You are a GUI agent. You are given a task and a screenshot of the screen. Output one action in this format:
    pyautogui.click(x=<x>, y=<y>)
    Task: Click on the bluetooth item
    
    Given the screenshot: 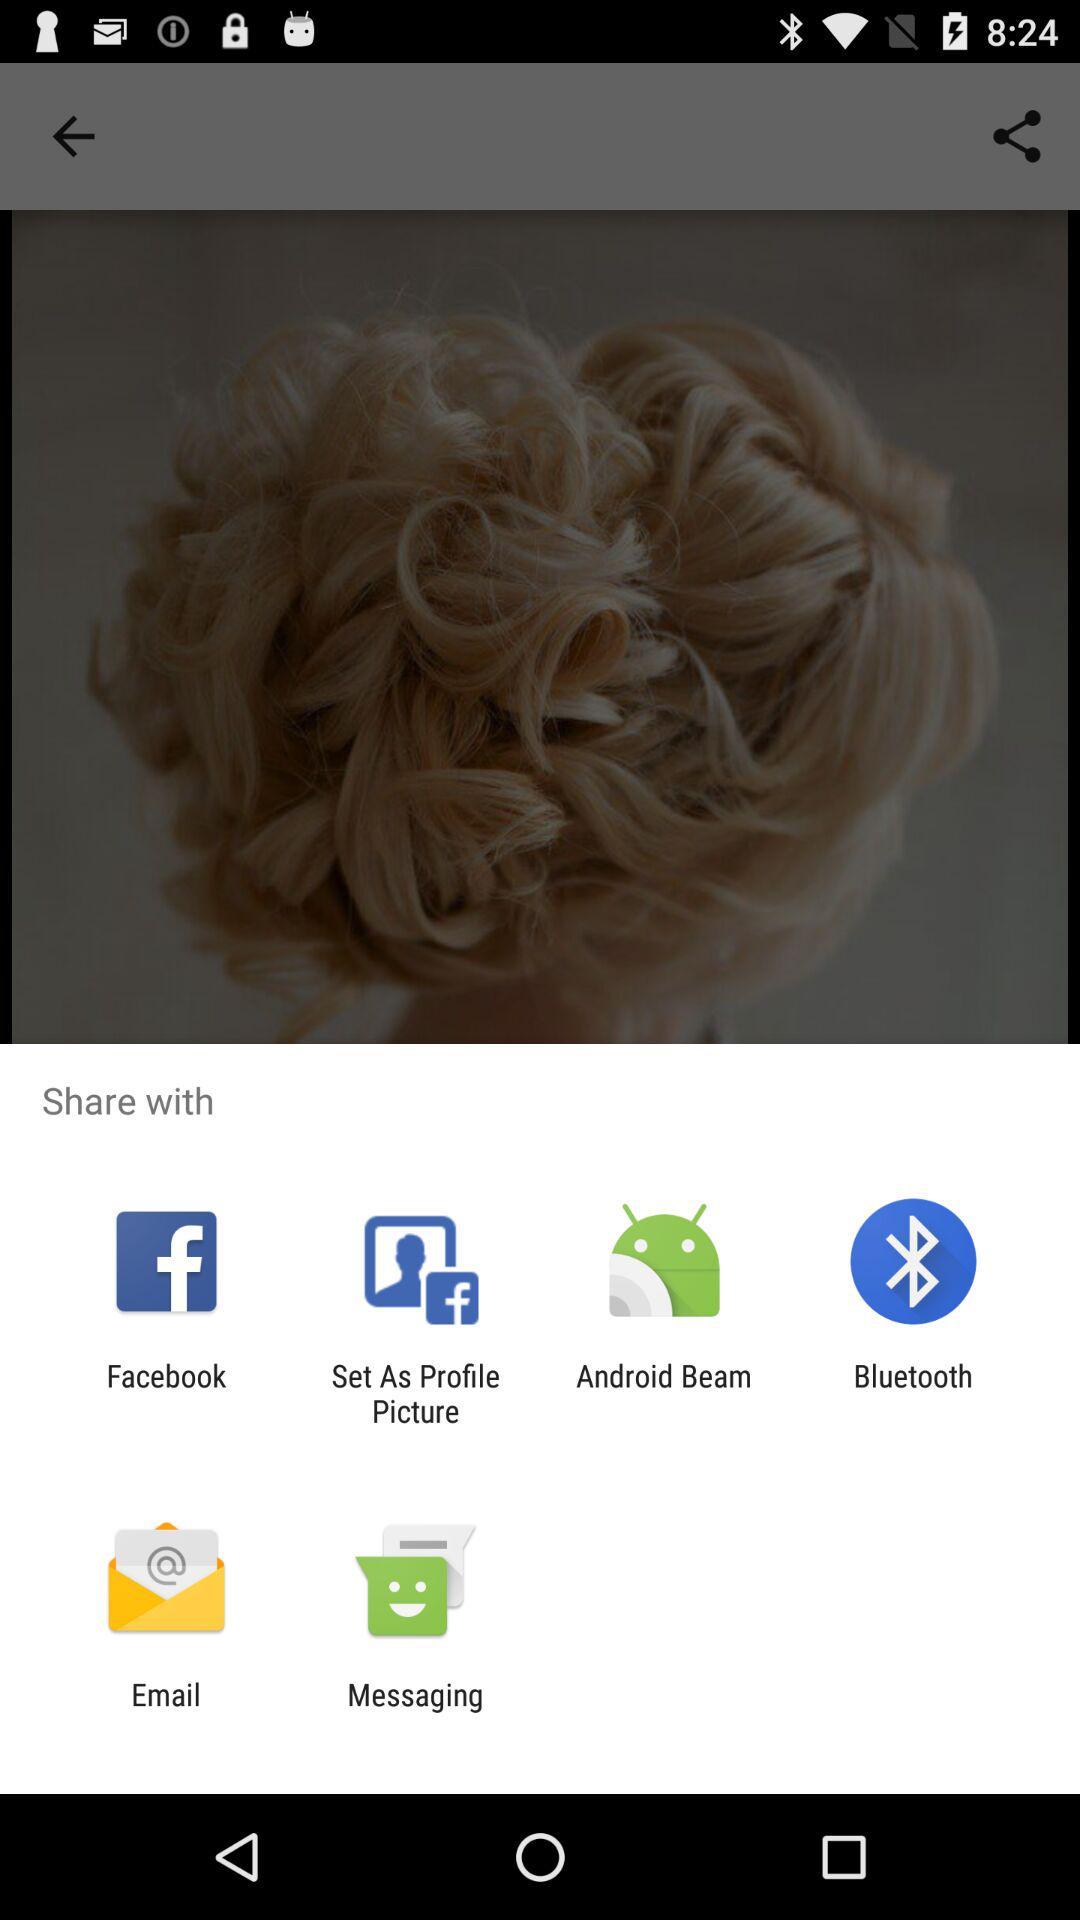 What is the action you would take?
    pyautogui.click(x=913, y=1392)
    